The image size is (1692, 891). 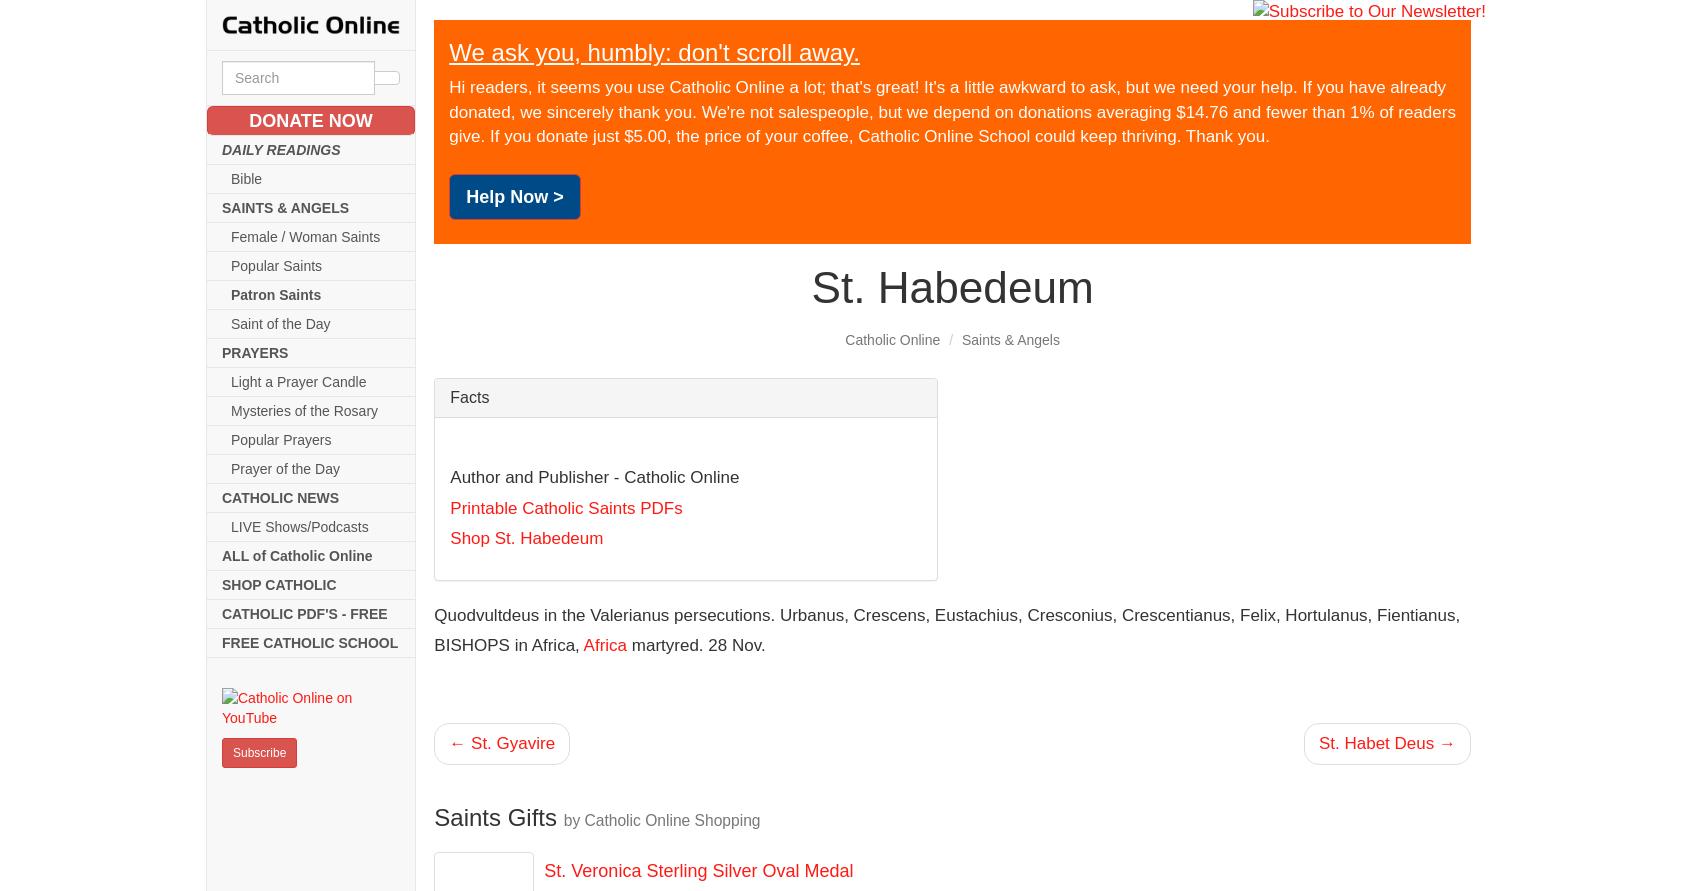 What do you see at coordinates (468, 397) in the screenshot?
I see `'Facts'` at bounding box center [468, 397].